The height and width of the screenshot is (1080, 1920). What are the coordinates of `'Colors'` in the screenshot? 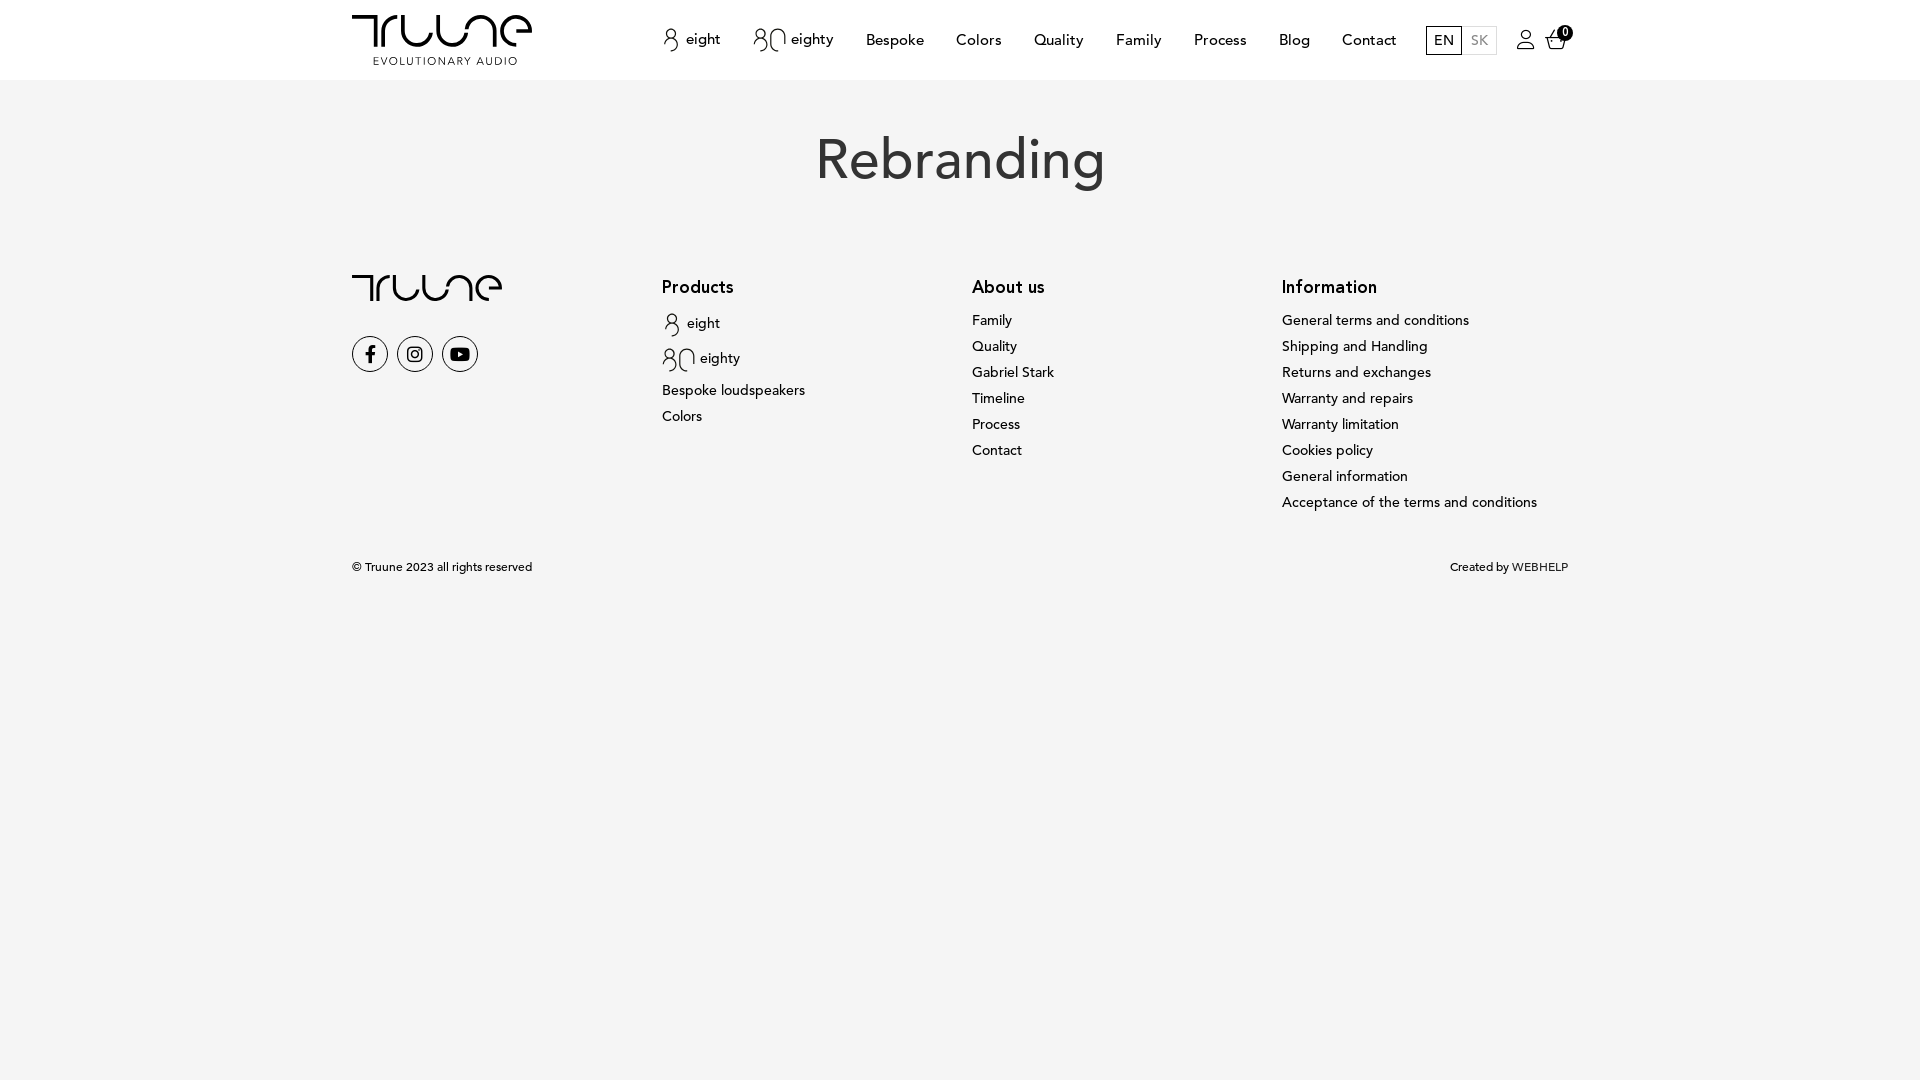 It's located at (681, 415).